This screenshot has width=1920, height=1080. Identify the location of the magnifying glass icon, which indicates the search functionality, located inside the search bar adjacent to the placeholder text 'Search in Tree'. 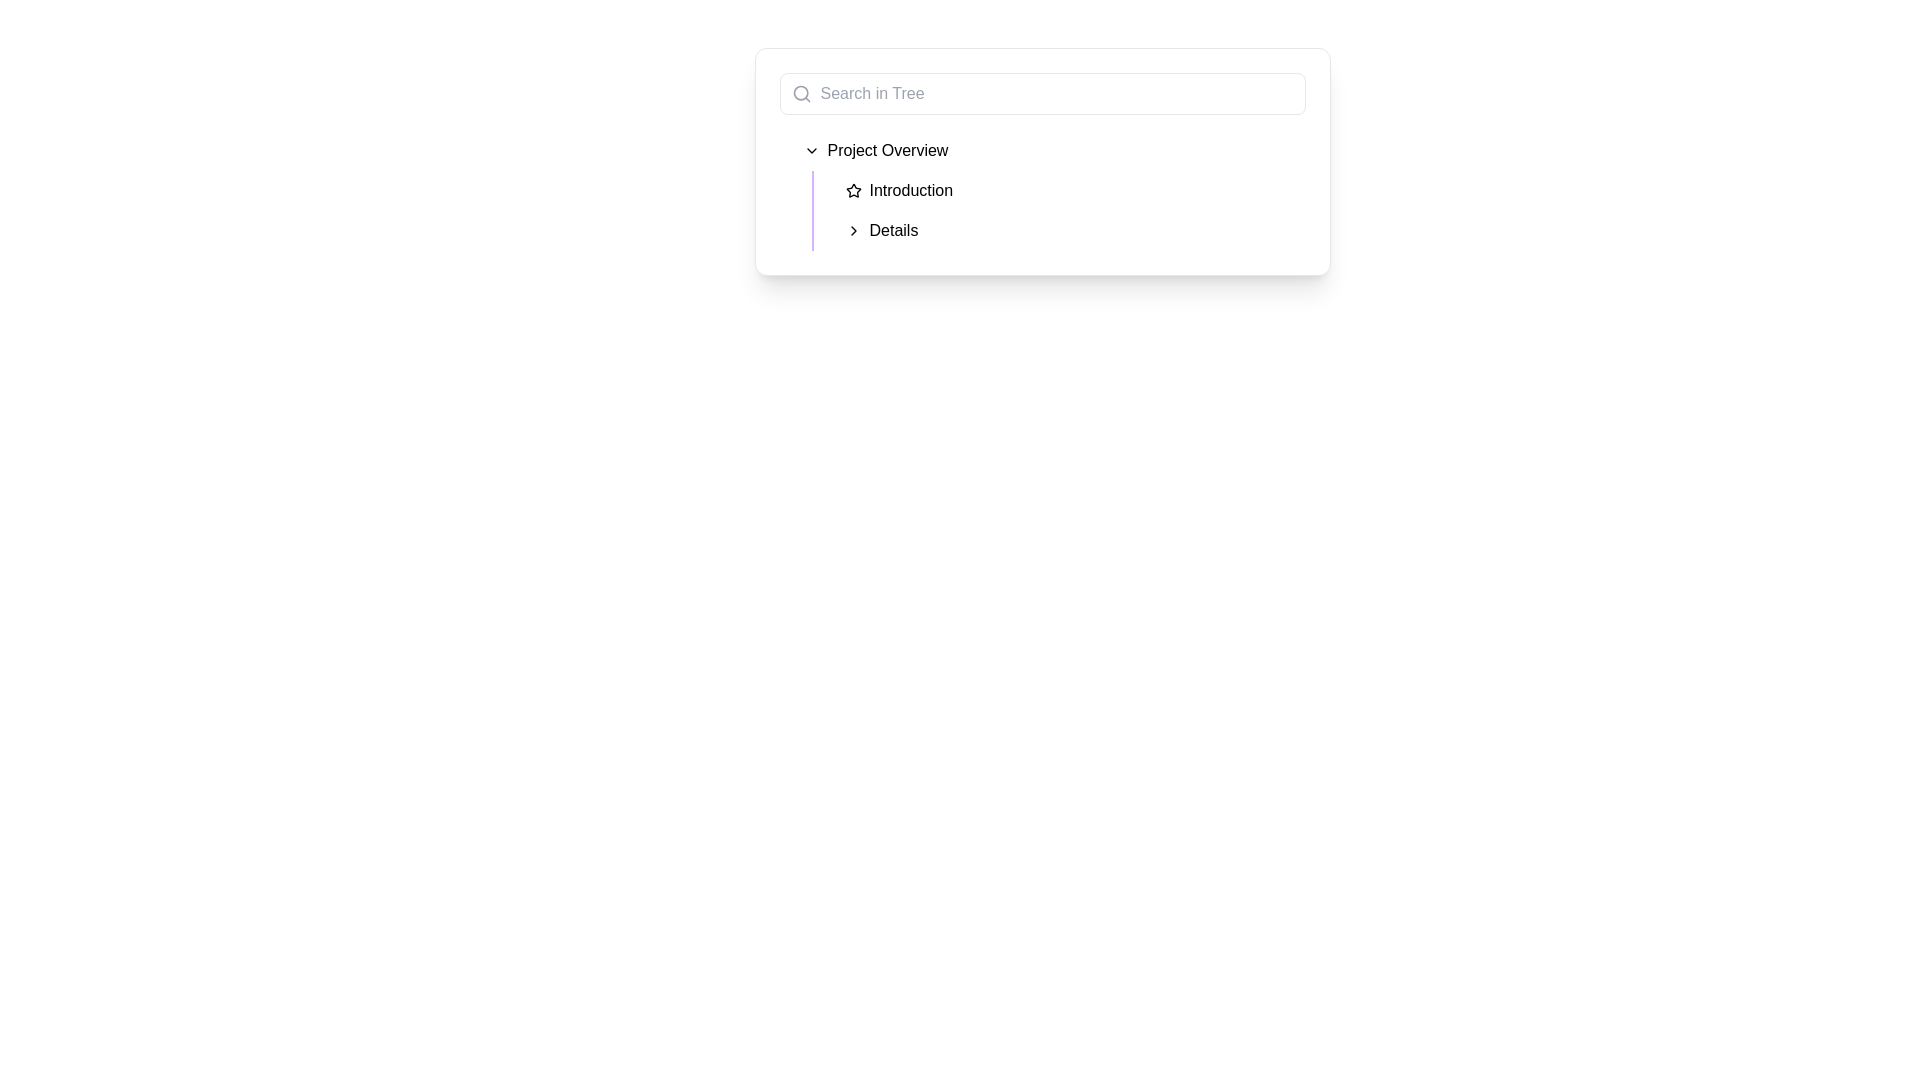
(801, 93).